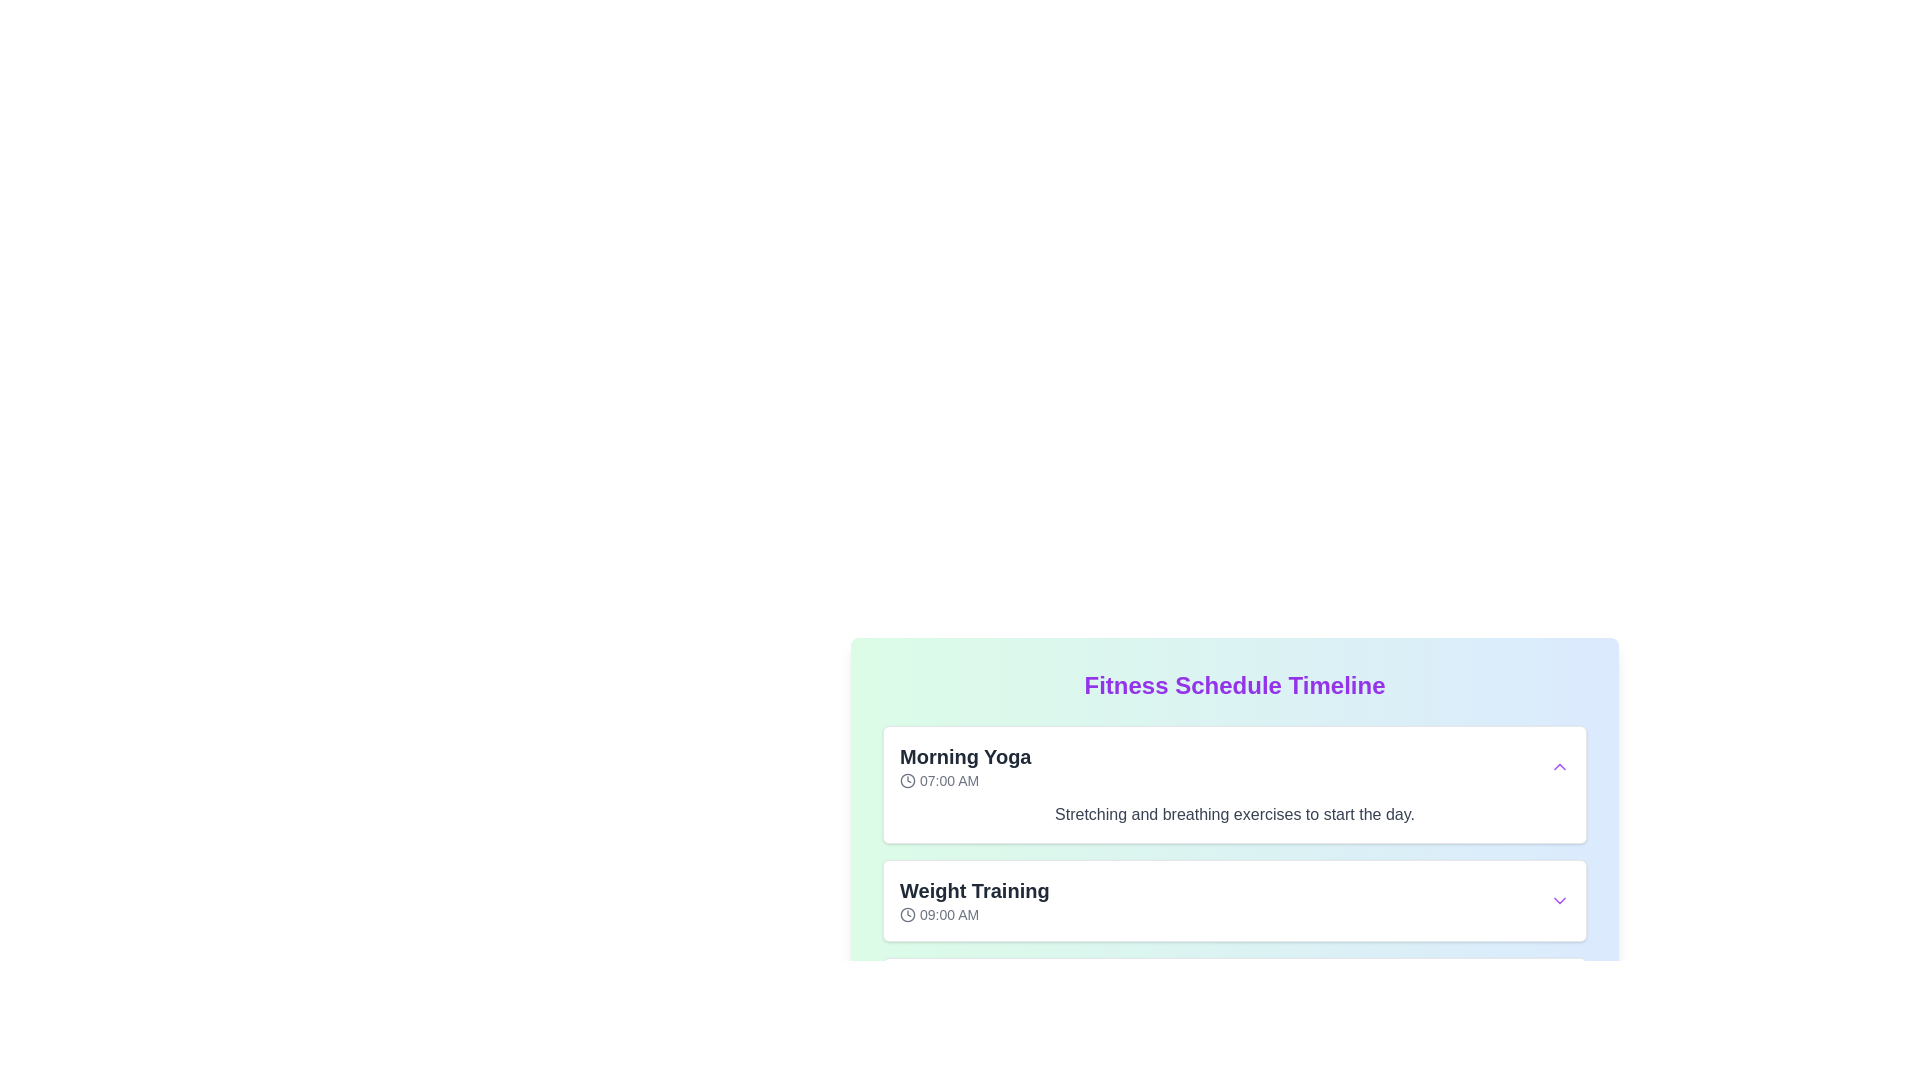 Image resolution: width=1920 pixels, height=1080 pixels. What do you see at coordinates (974, 901) in the screenshot?
I see `the clock icon next to the 'Weight Training' text in the Fitness Schedule Timeline to interact with it` at bounding box center [974, 901].